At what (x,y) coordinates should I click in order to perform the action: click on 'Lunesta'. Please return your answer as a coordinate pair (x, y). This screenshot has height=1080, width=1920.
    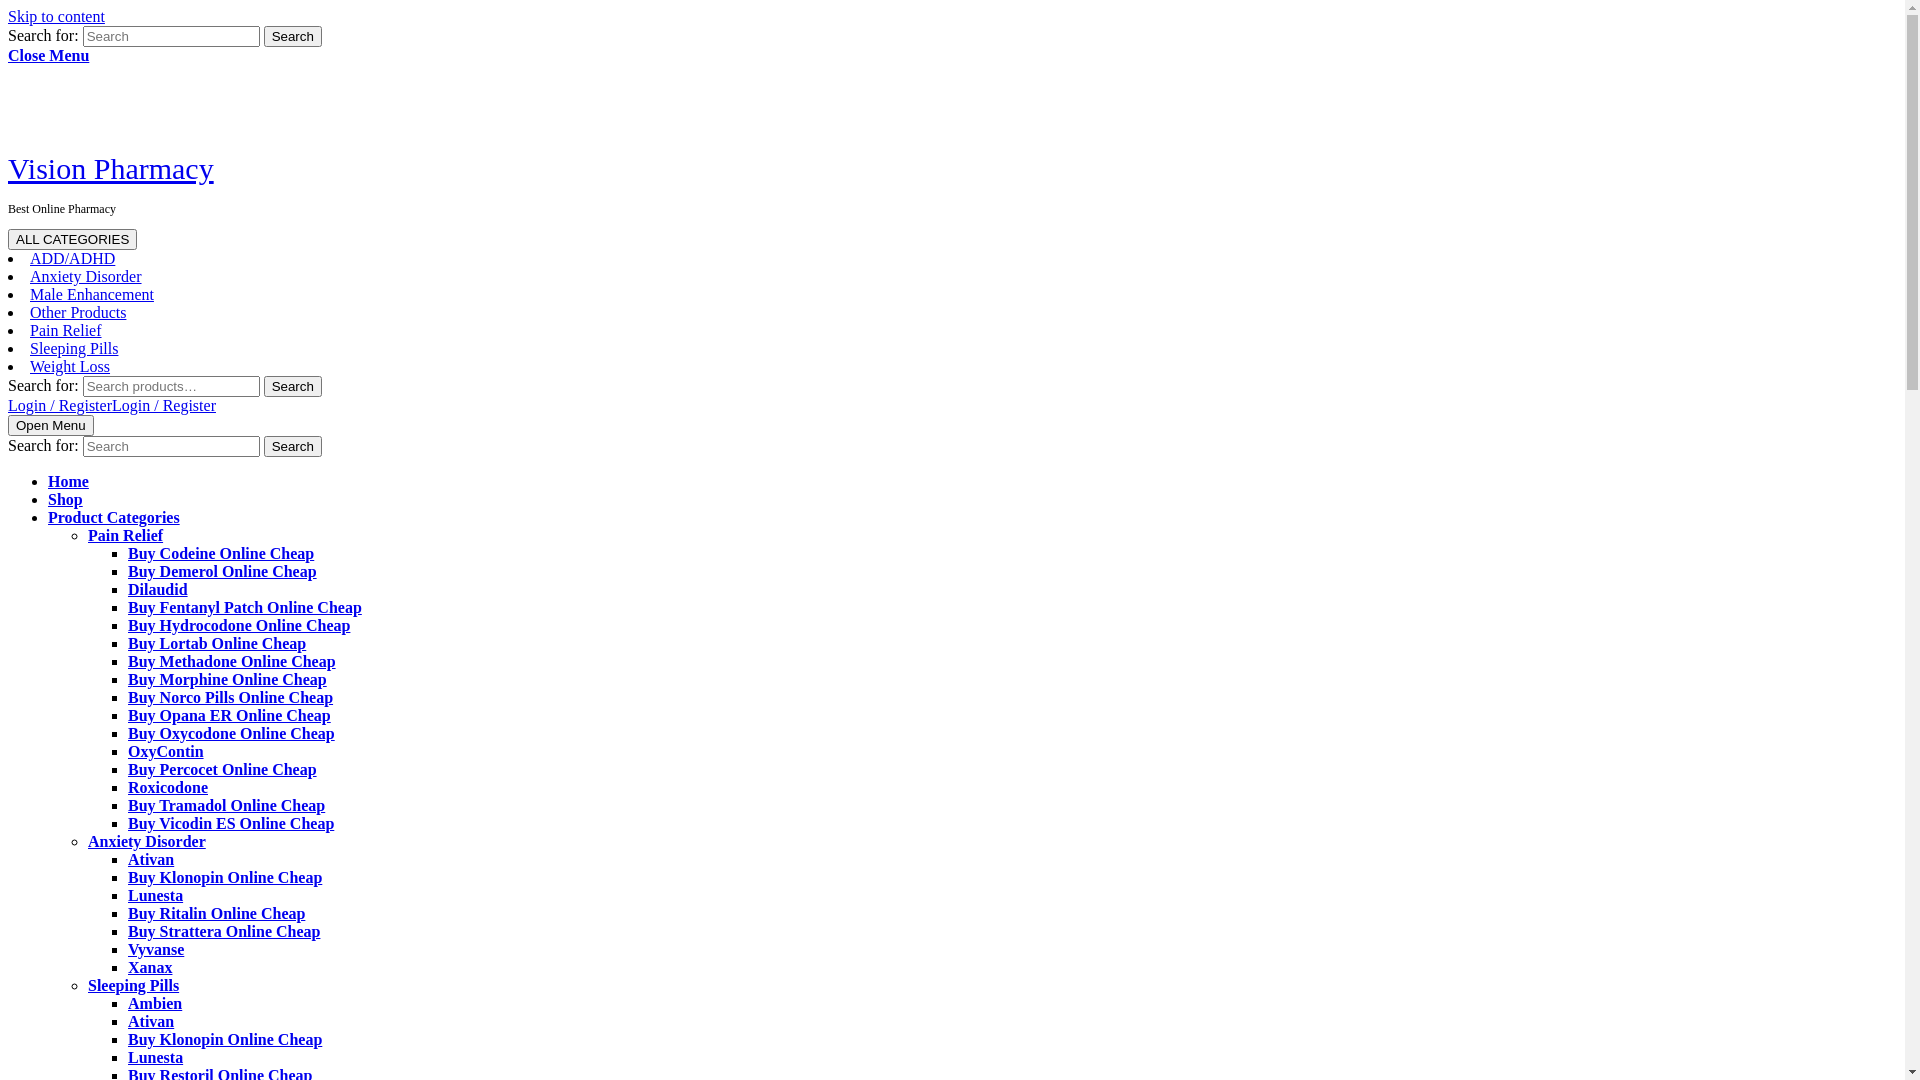
    Looking at the image, I should click on (154, 894).